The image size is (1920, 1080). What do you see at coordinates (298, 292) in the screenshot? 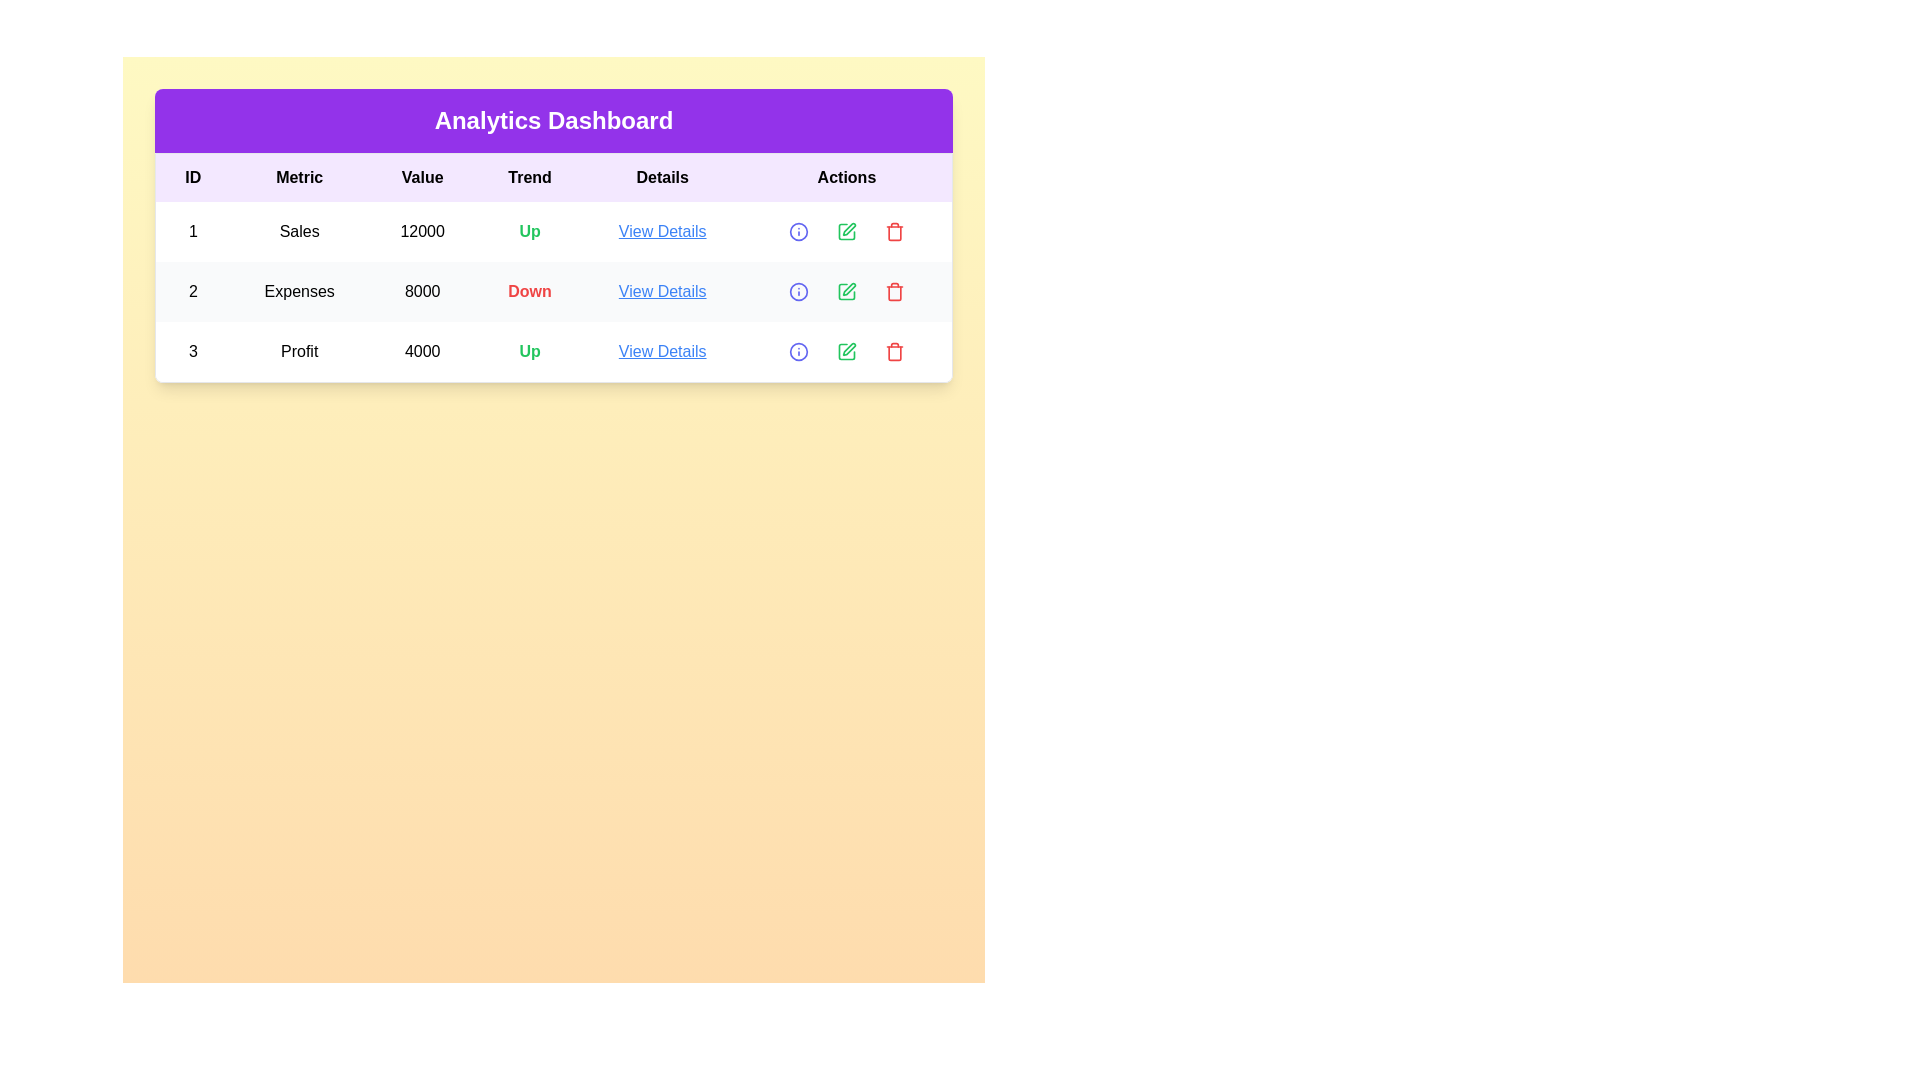
I see `the 'Expenses' static text, which is the second cell in the 'Metric' column of the table row corresponding to ID 2` at bounding box center [298, 292].